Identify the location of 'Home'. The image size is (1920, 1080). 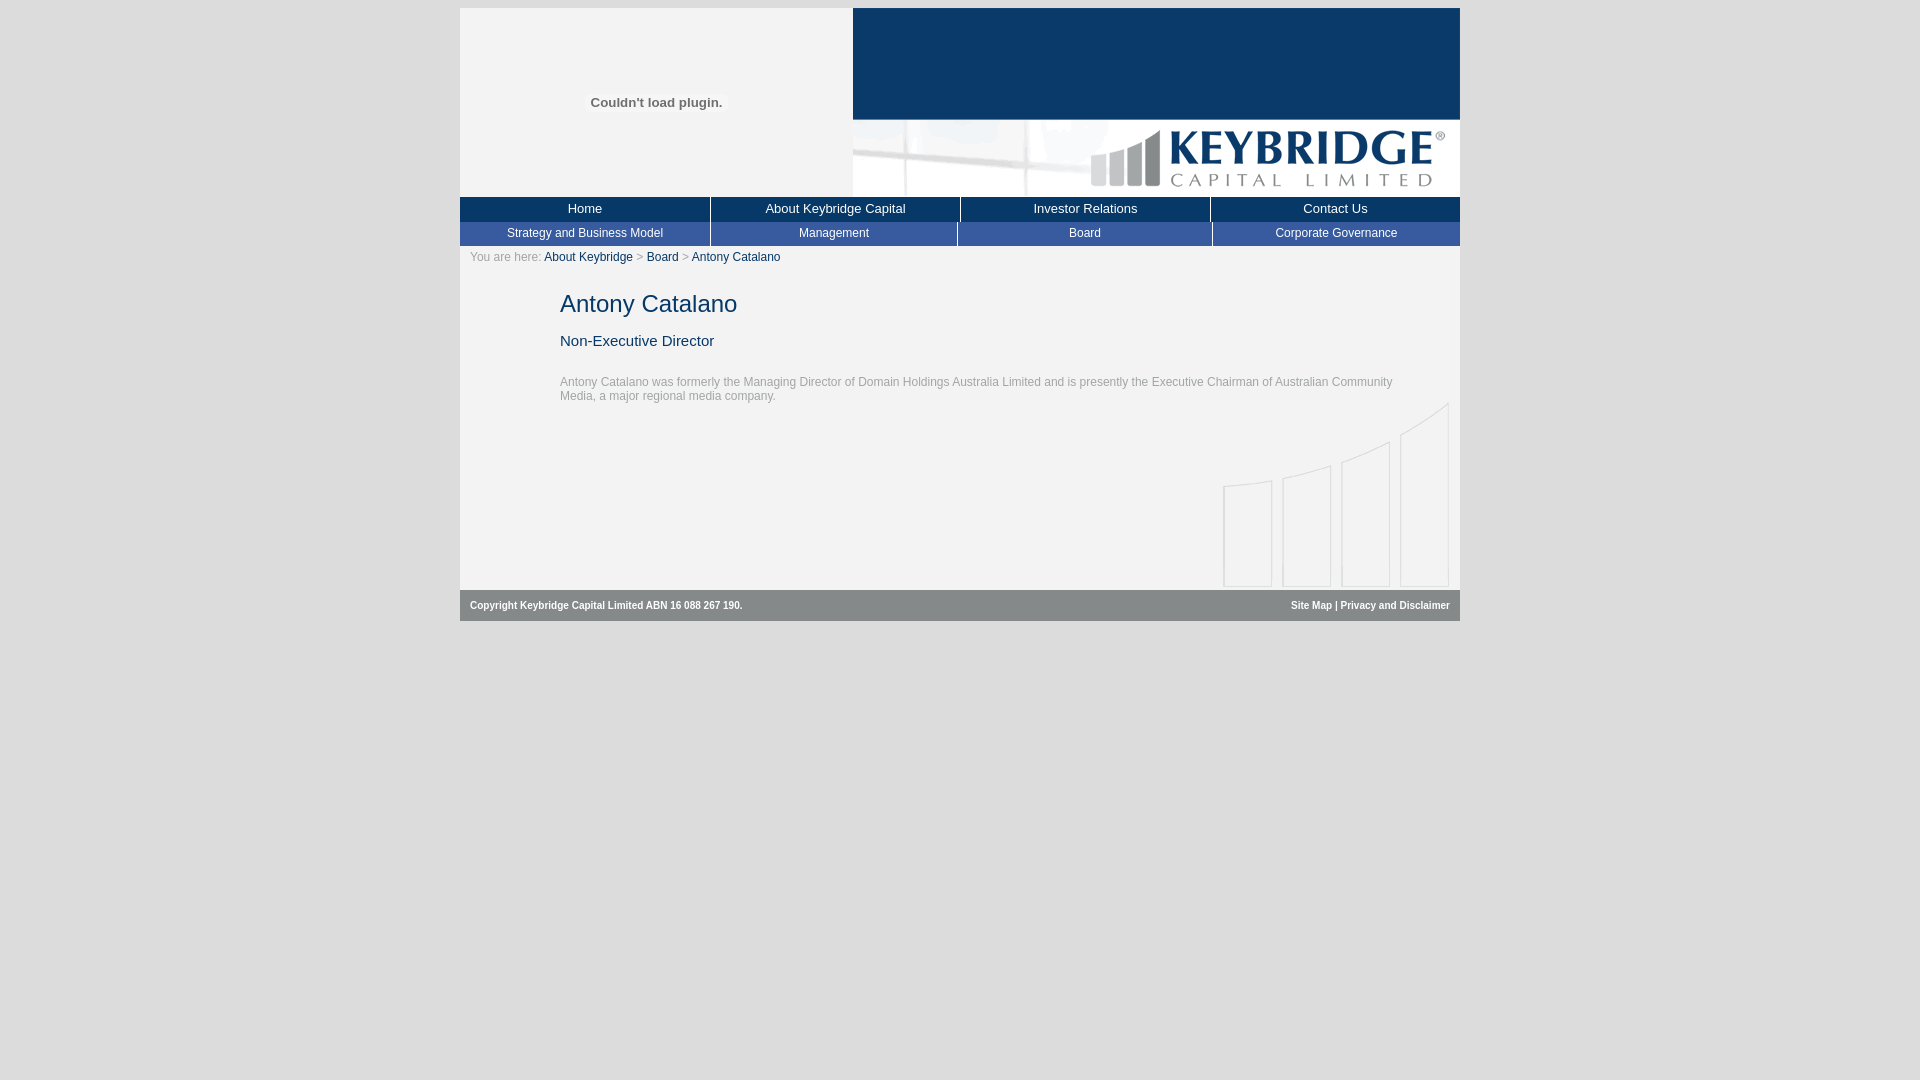
(584, 209).